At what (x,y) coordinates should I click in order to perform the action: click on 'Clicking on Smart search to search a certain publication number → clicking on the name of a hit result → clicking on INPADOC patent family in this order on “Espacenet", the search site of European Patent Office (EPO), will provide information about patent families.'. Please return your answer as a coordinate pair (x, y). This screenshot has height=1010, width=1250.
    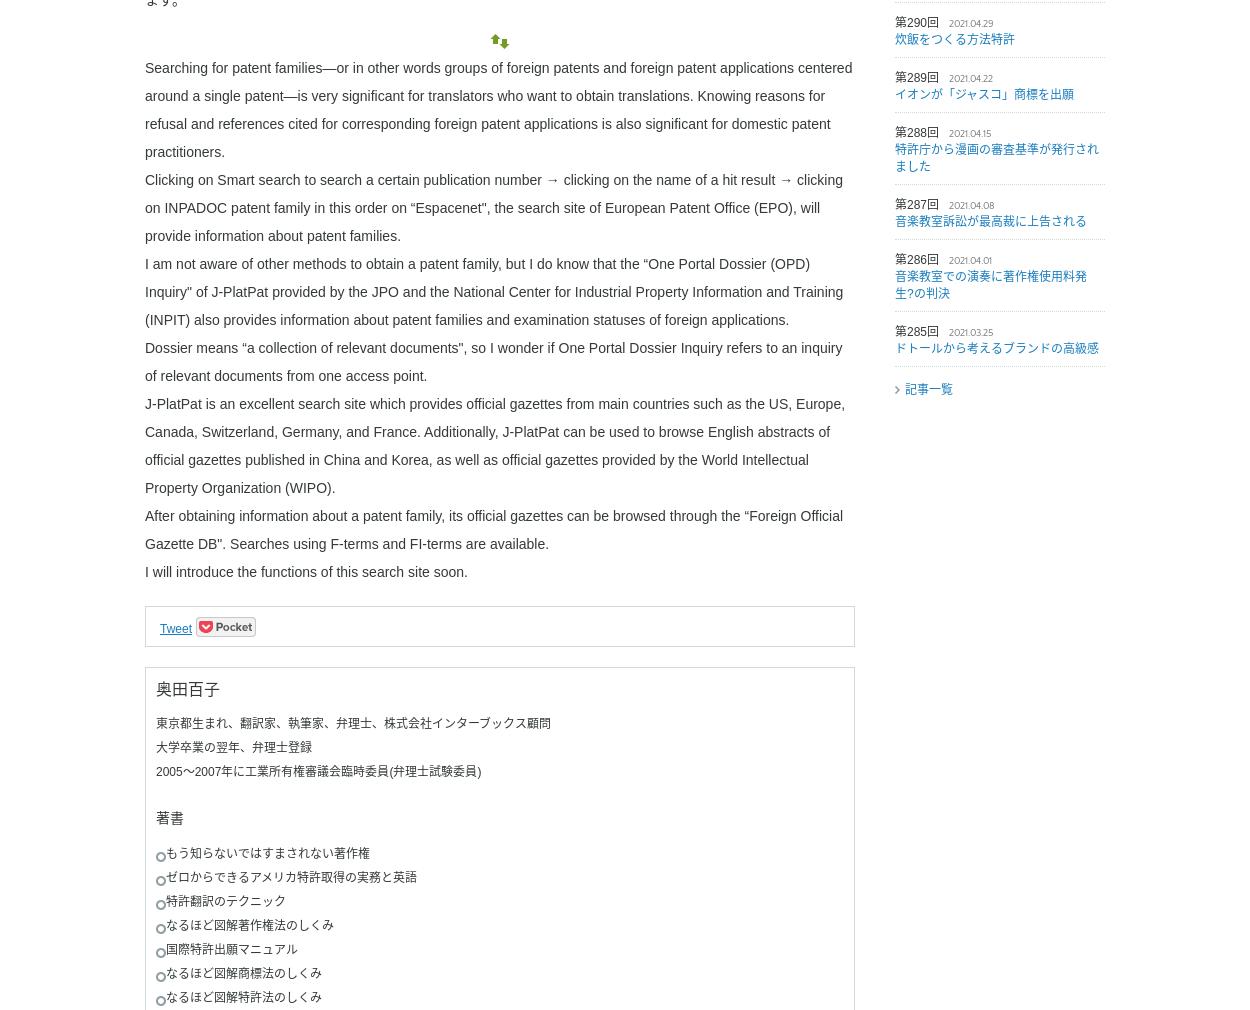
    Looking at the image, I should click on (493, 206).